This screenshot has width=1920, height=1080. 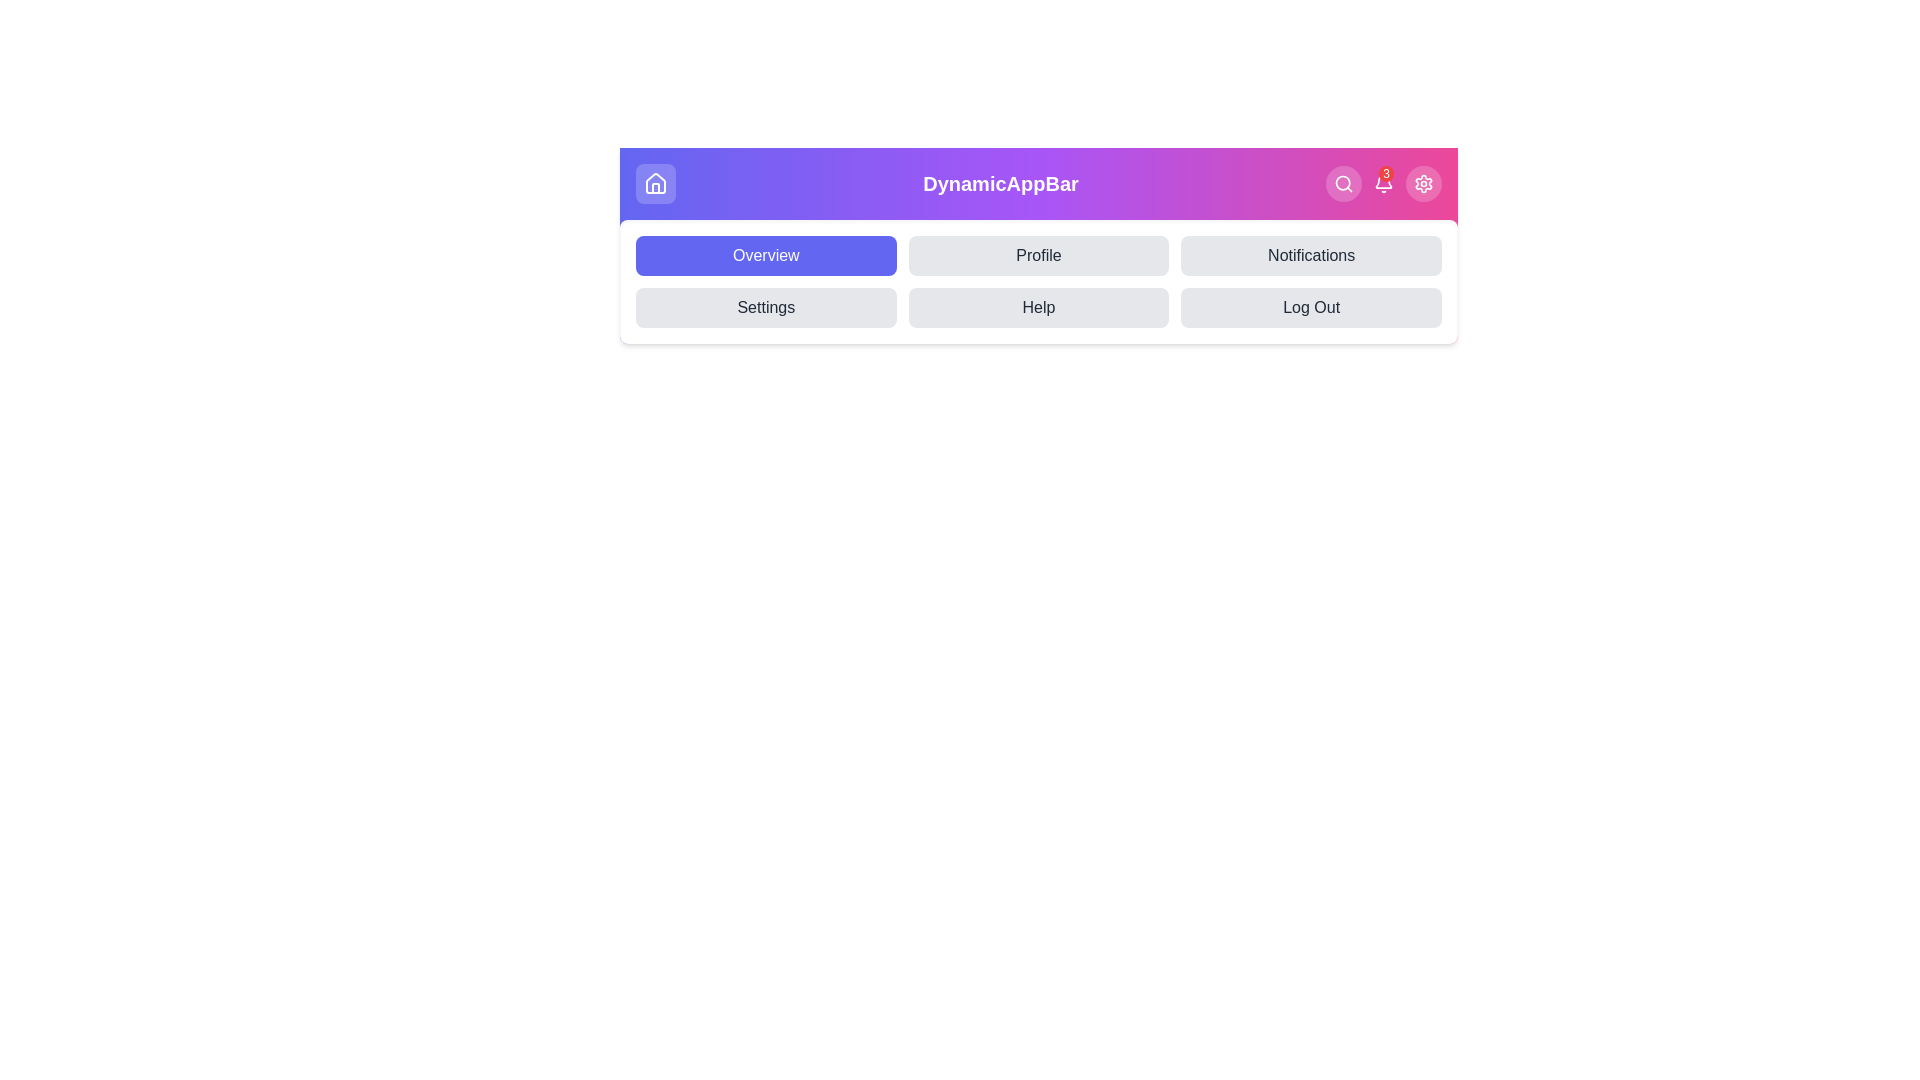 What do you see at coordinates (656, 184) in the screenshot?
I see `the home button to toggle the navigation menu` at bounding box center [656, 184].